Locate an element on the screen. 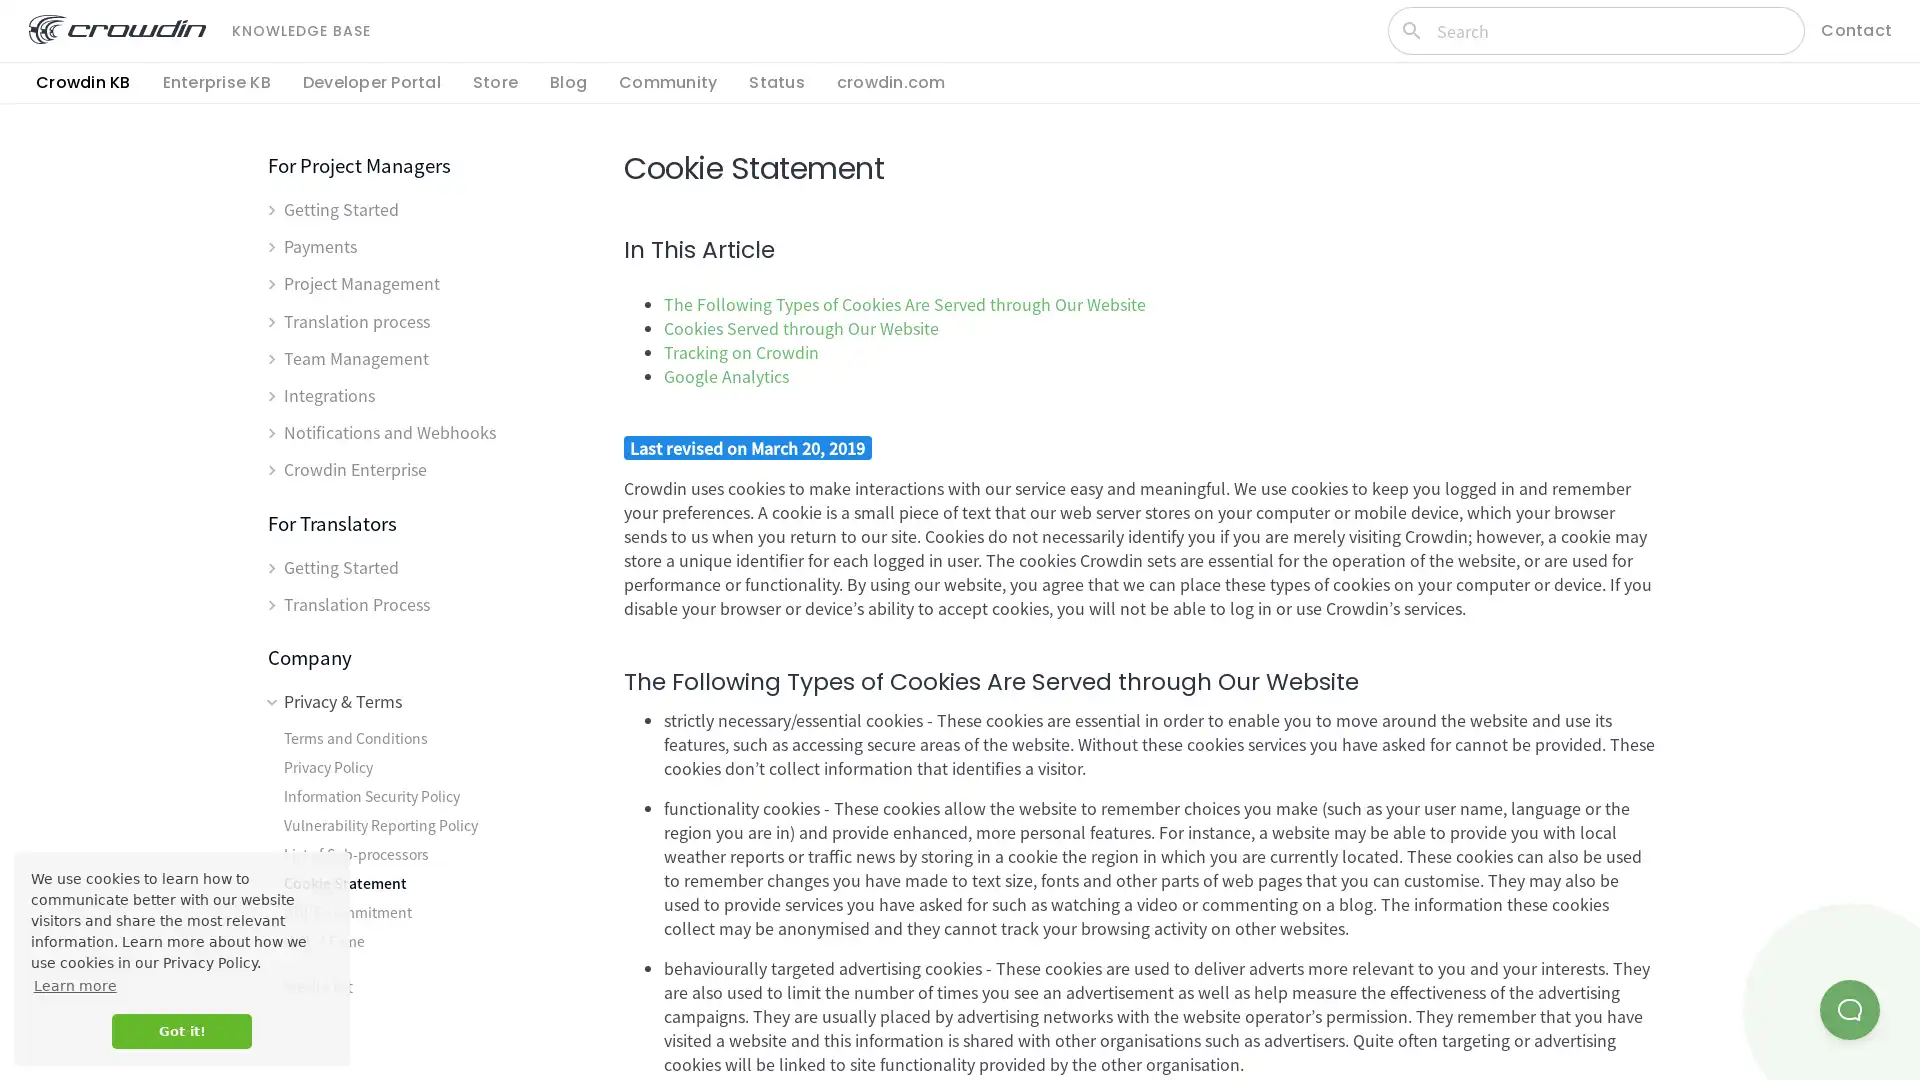 This screenshot has height=1080, width=1920. dismiss cookie message is located at coordinates (182, 1031).